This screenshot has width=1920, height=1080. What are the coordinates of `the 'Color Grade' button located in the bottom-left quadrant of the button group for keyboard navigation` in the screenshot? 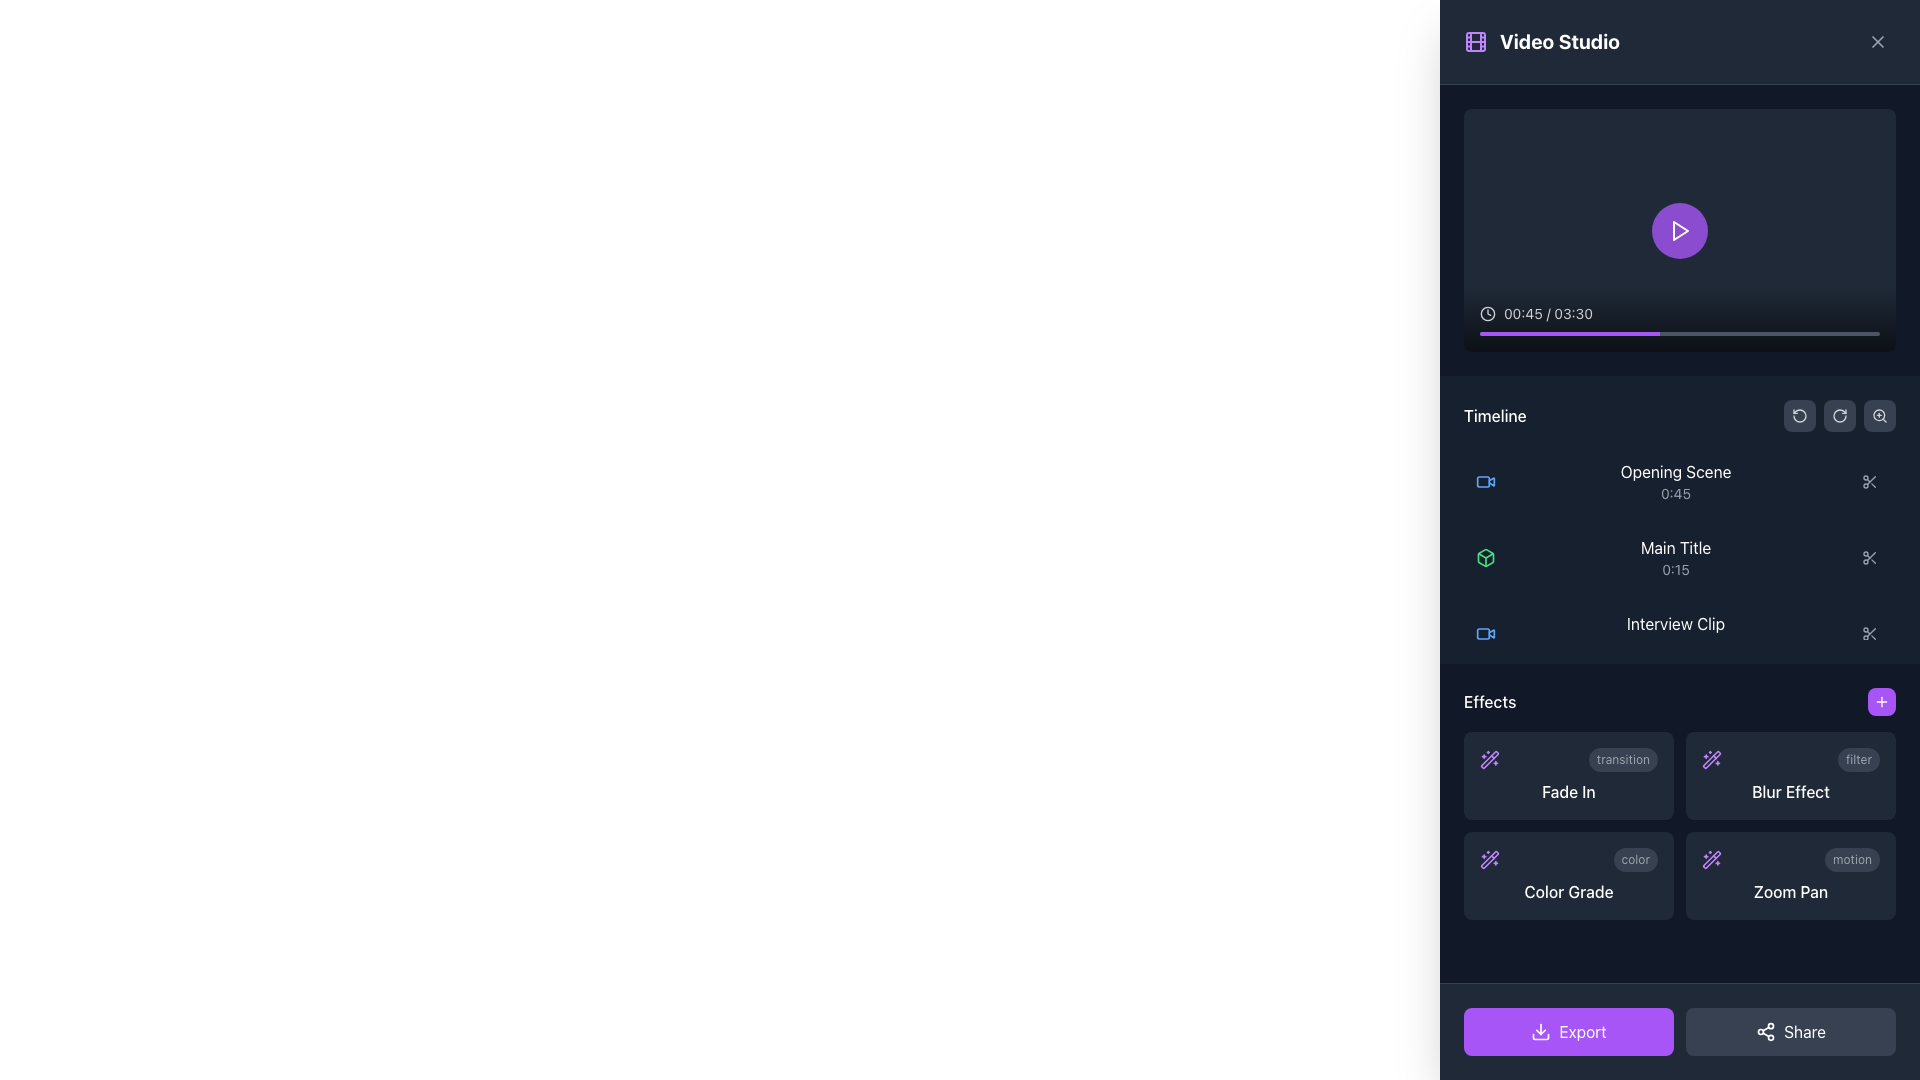 It's located at (1568, 874).